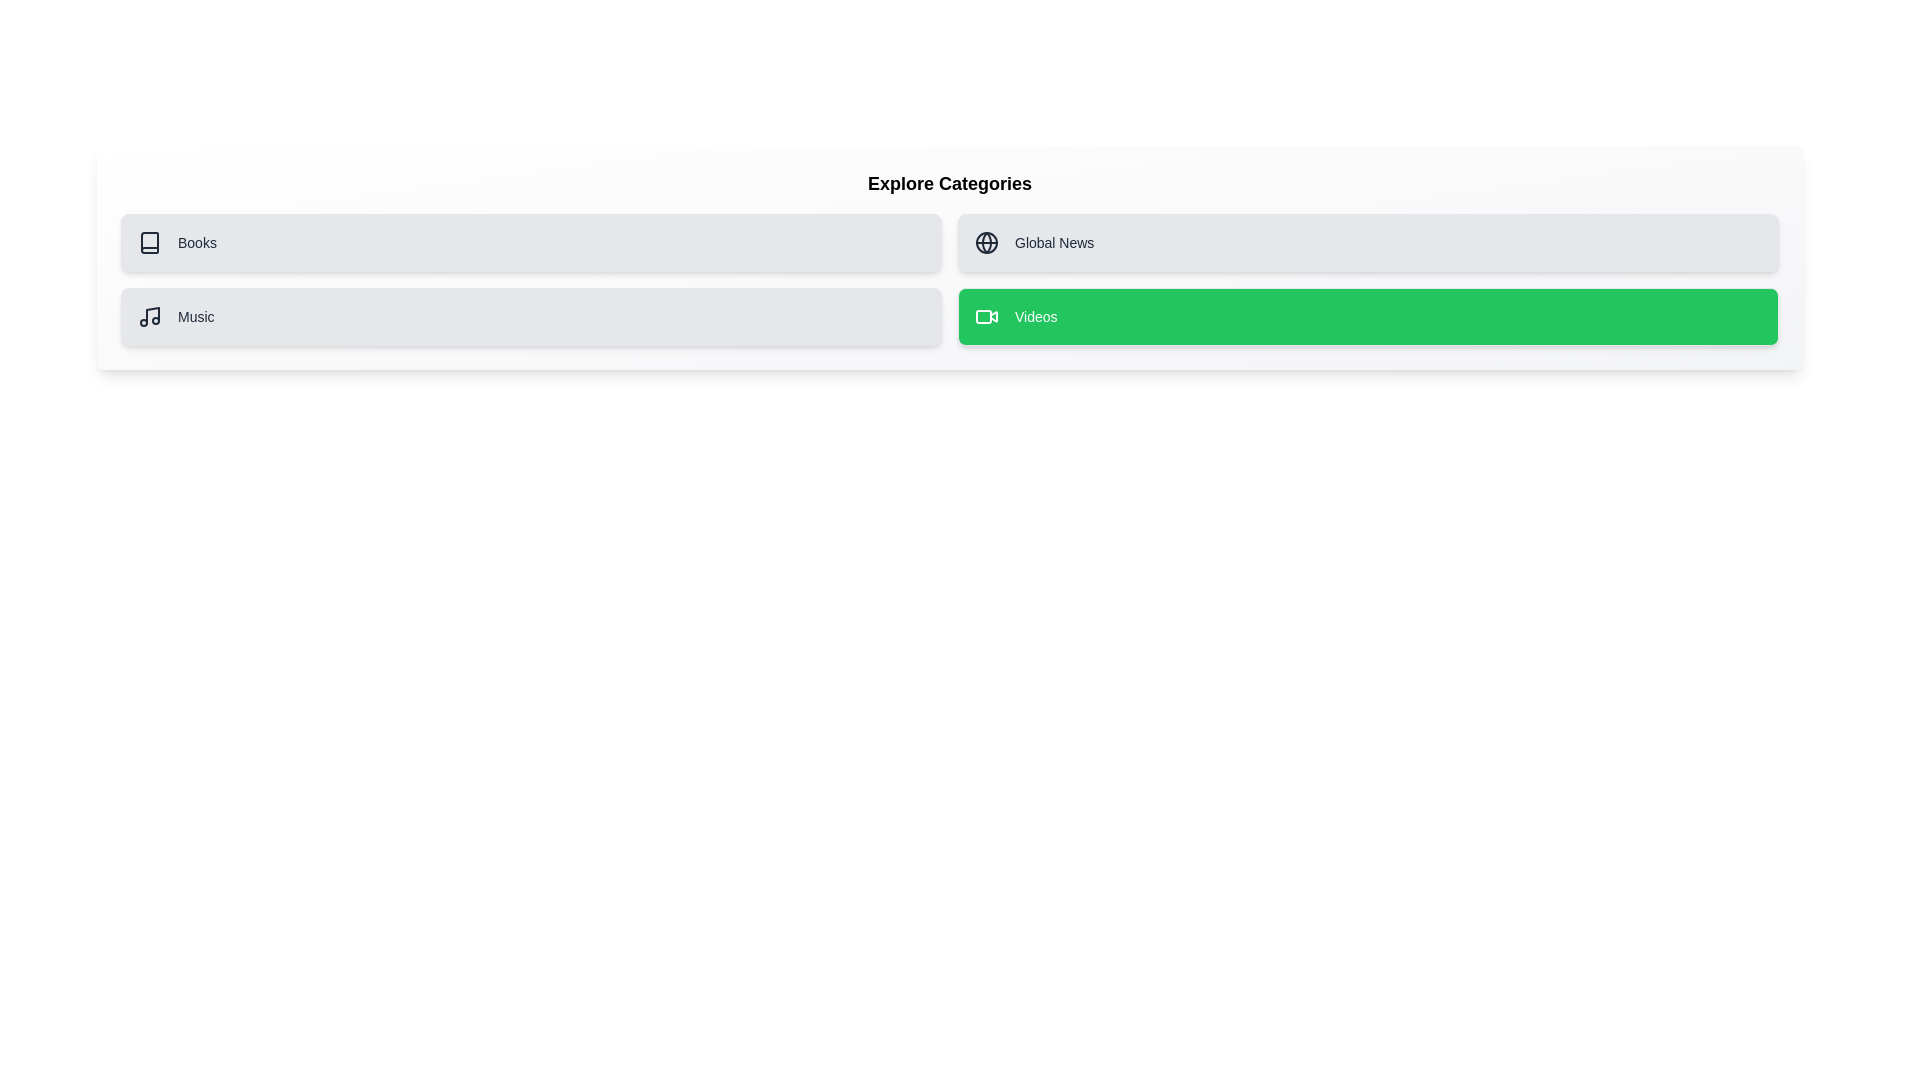 This screenshot has height=1080, width=1920. I want to click on the card labeled Books, so click(531, 242).